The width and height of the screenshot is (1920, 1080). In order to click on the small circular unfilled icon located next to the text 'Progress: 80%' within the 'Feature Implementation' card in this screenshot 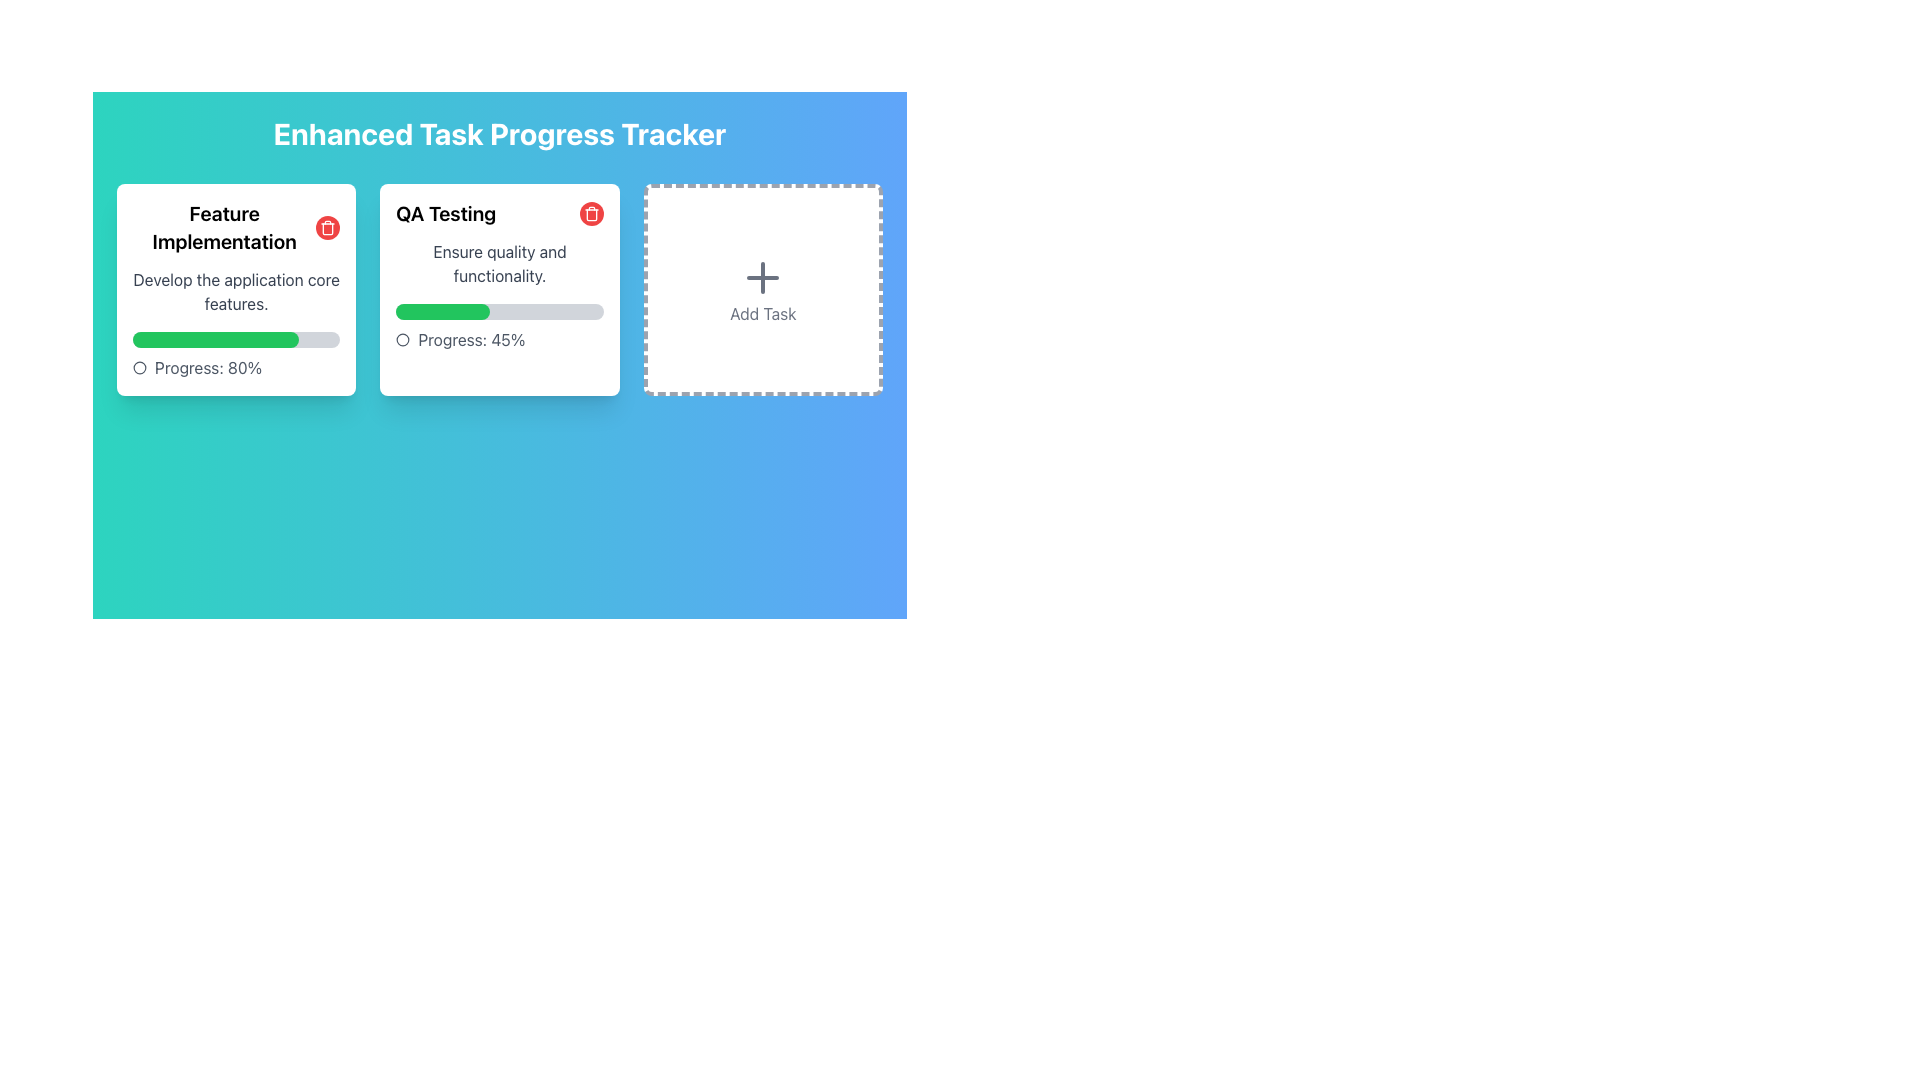, I will do `click(138, 367)`.